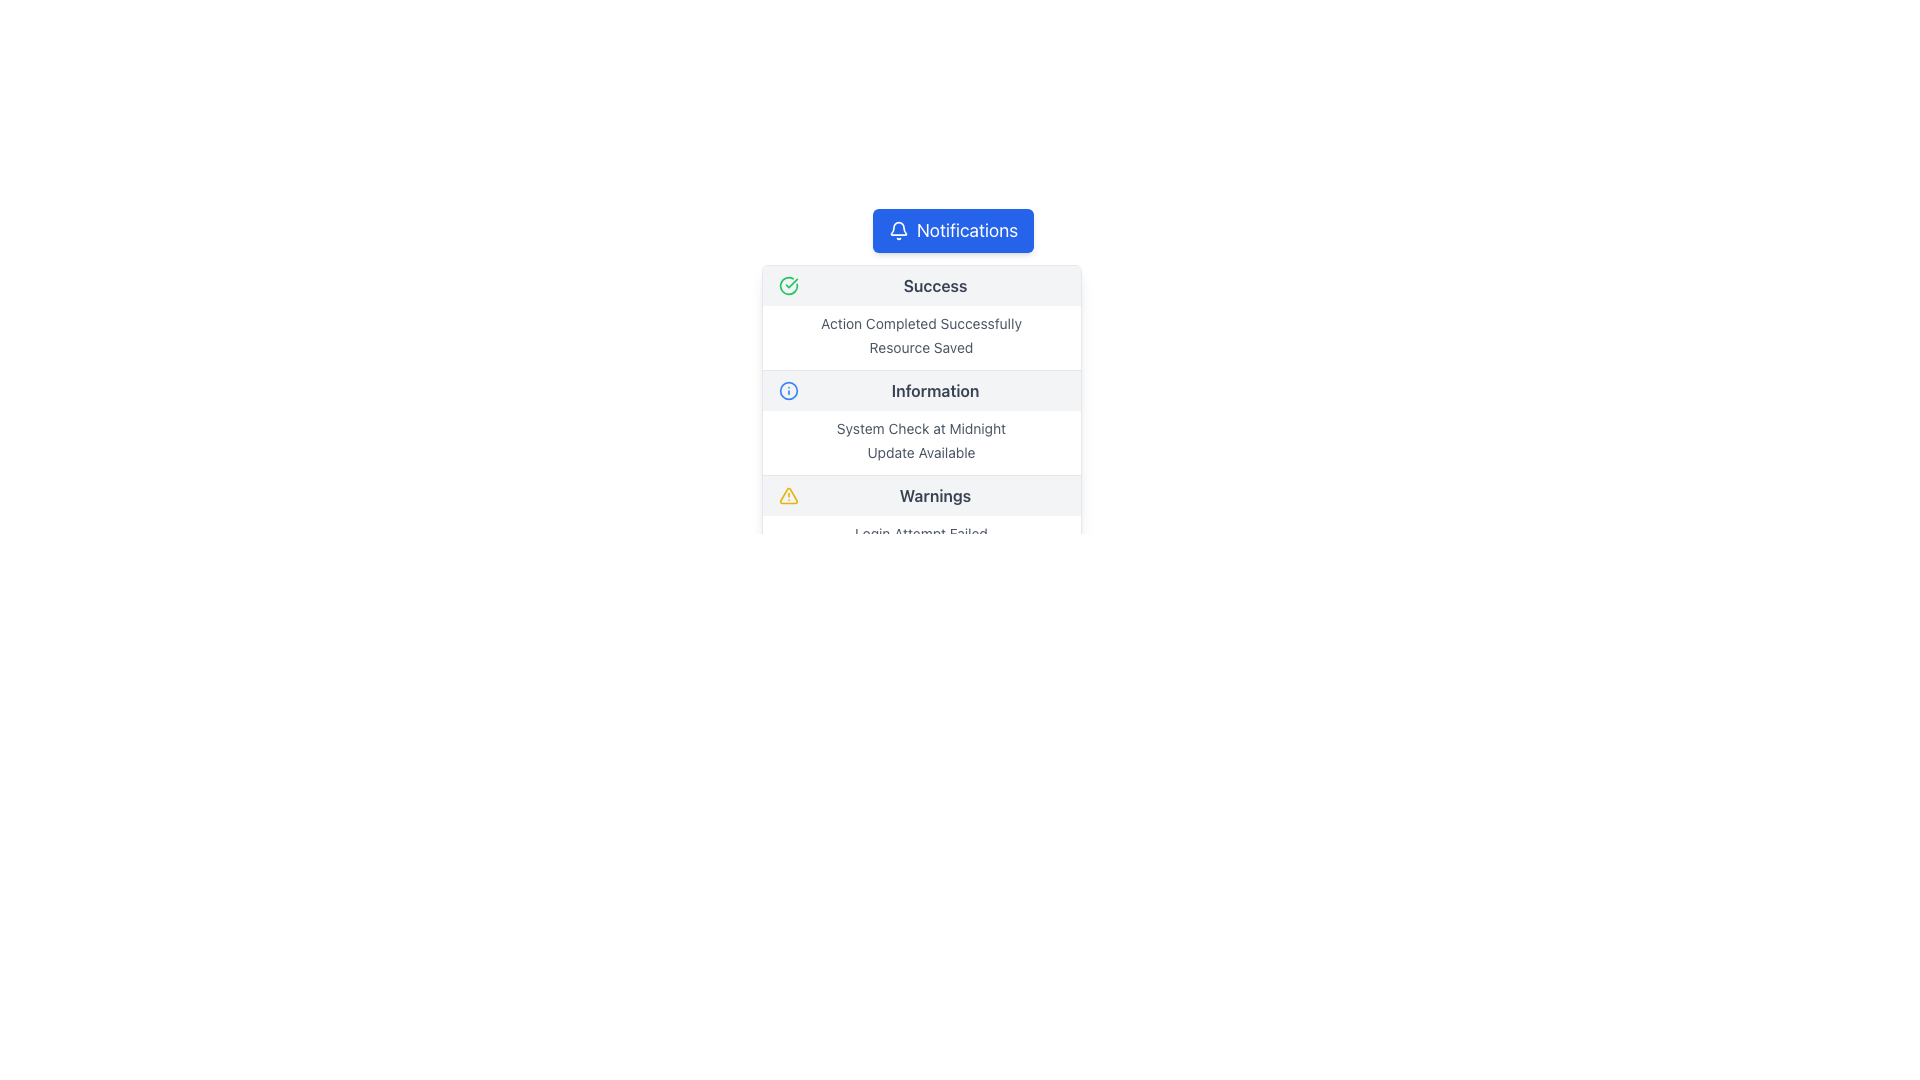 The width and height of the screenshot is (1920, 1080). Describe the element at coordinates (897, 227) in the screenshot. I see `the bell-shaped SVG vector graphic icon located in the notification section above the 'Notifications' text label, which is styled on a blue background` at that location.